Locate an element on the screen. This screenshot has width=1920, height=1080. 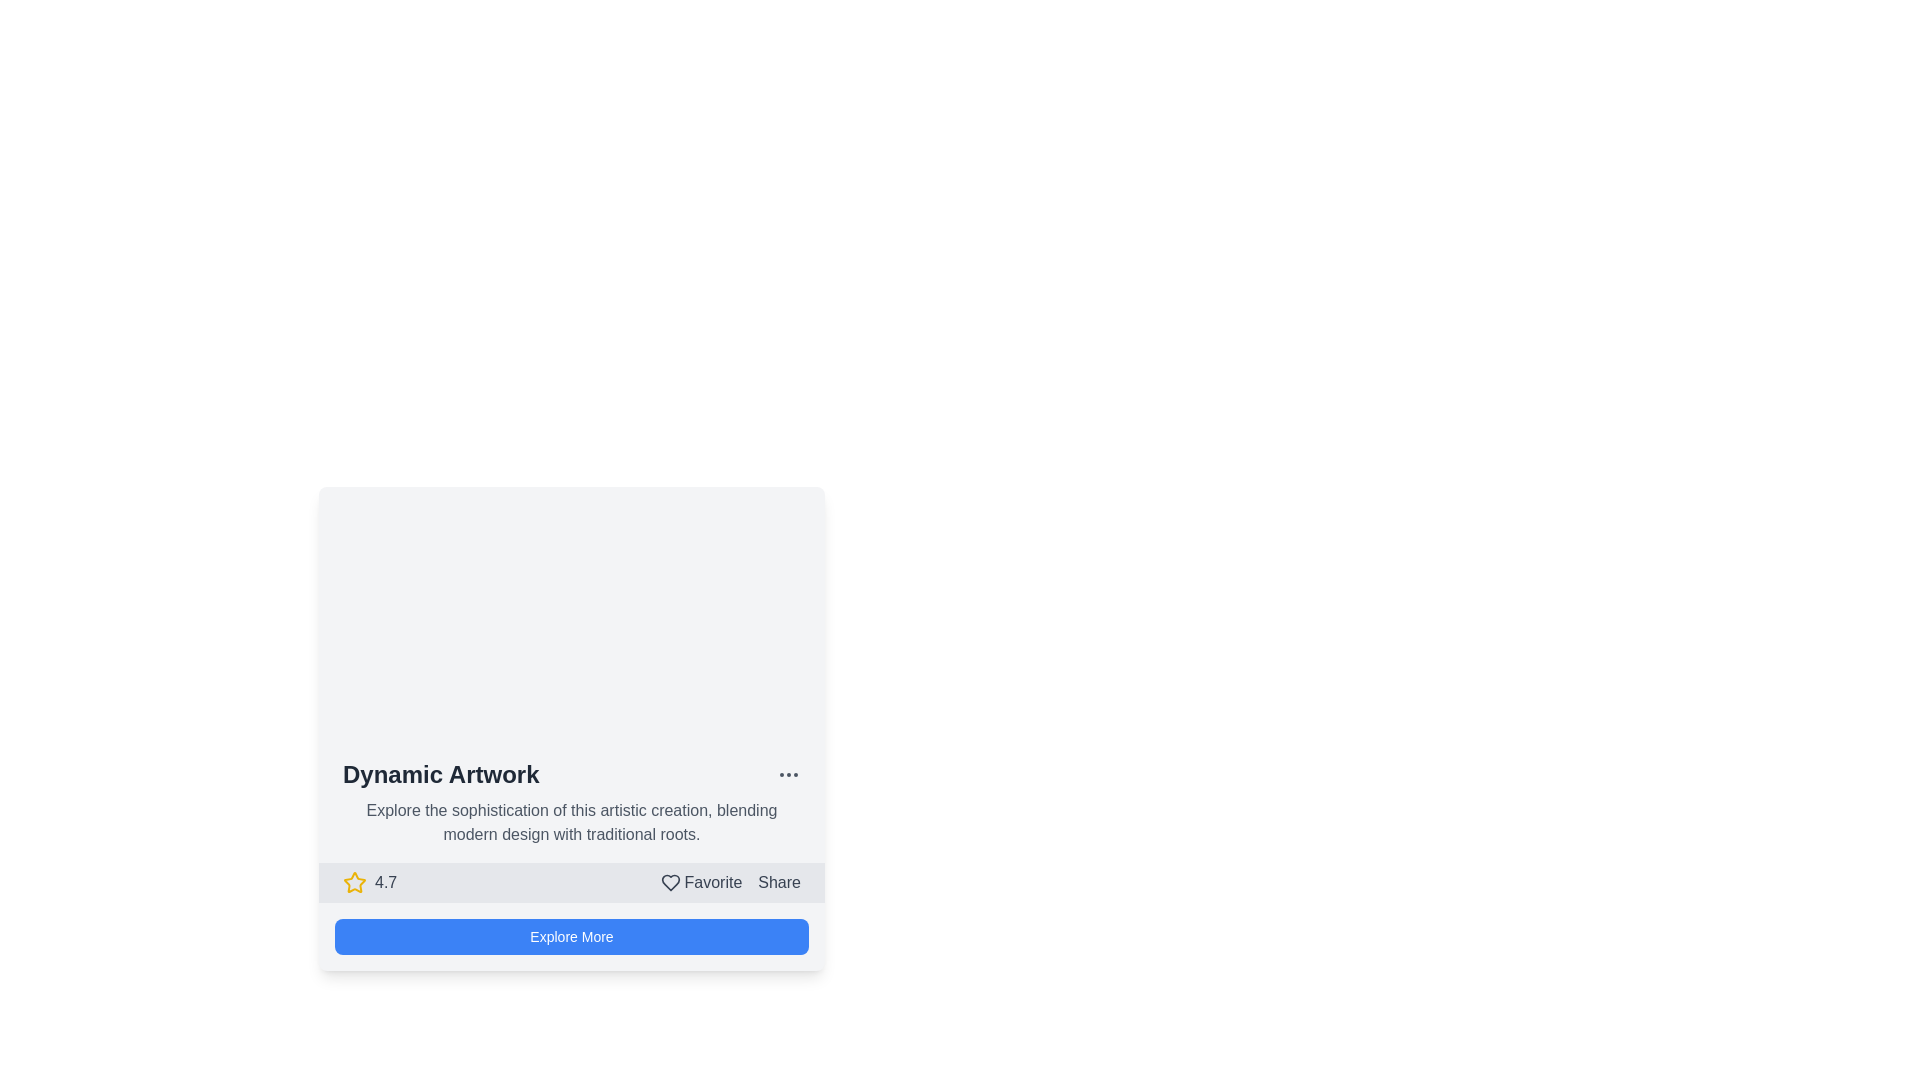
the heart icon representing the 'favorite' or 'like' feature, which is styled in a minimalist design and is located at coordinates (670, 882).